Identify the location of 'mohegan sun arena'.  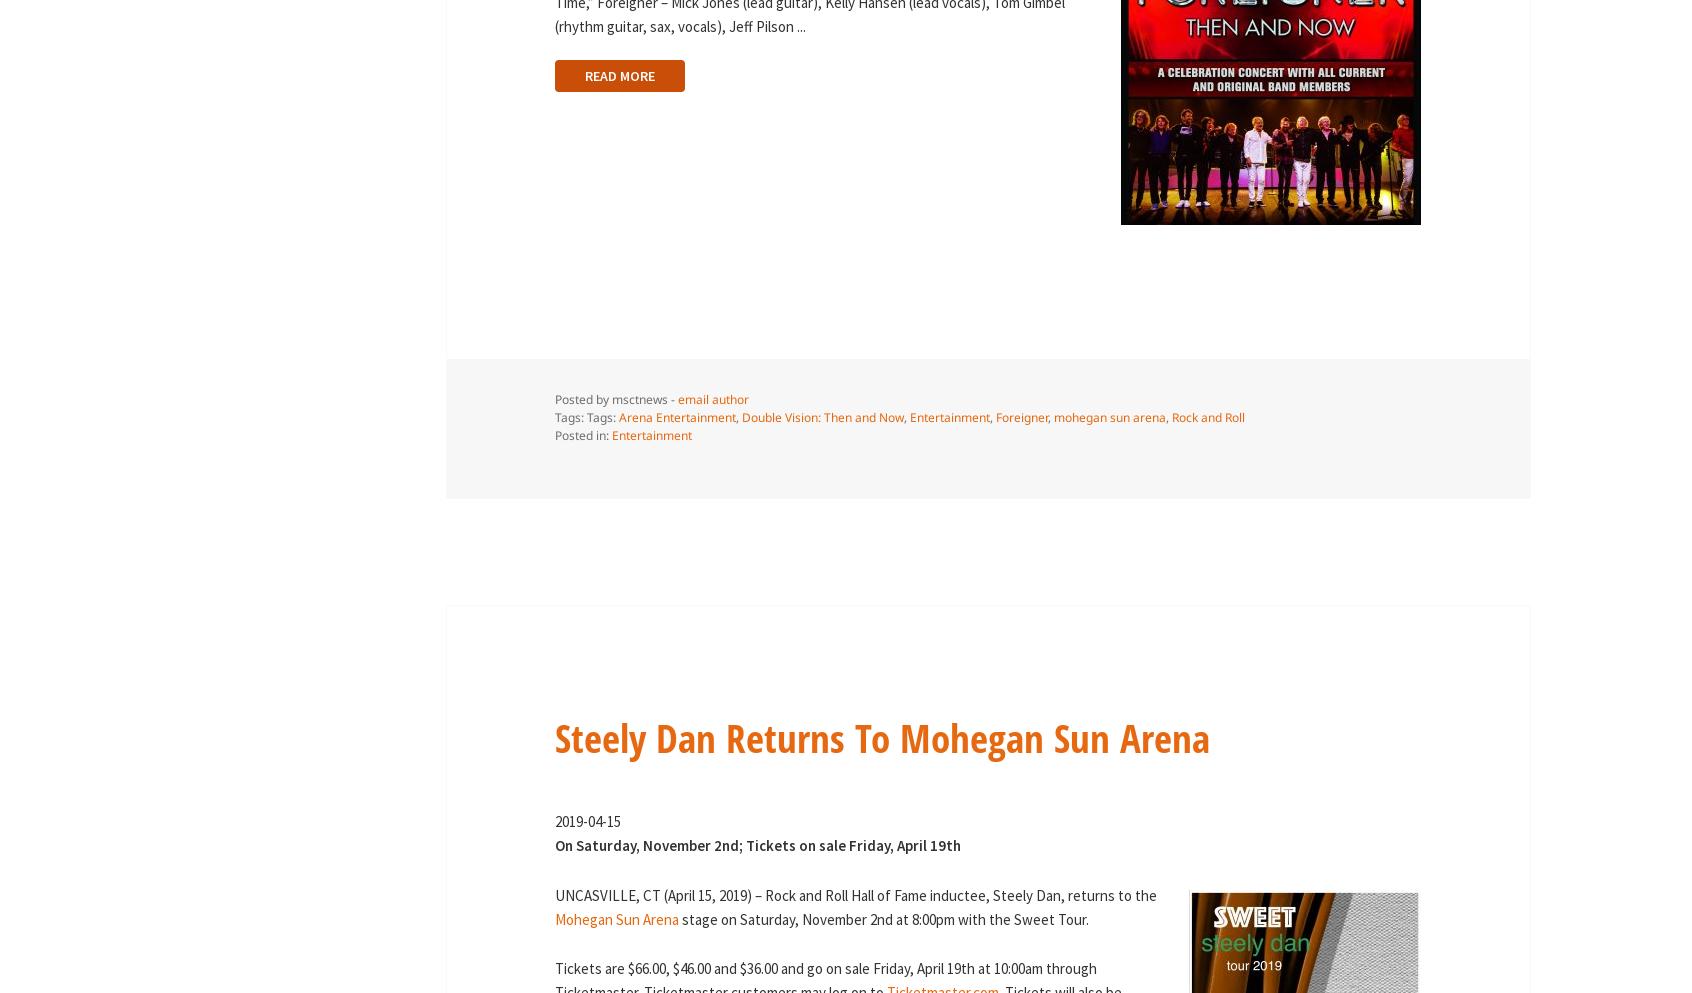
(1108, 416).